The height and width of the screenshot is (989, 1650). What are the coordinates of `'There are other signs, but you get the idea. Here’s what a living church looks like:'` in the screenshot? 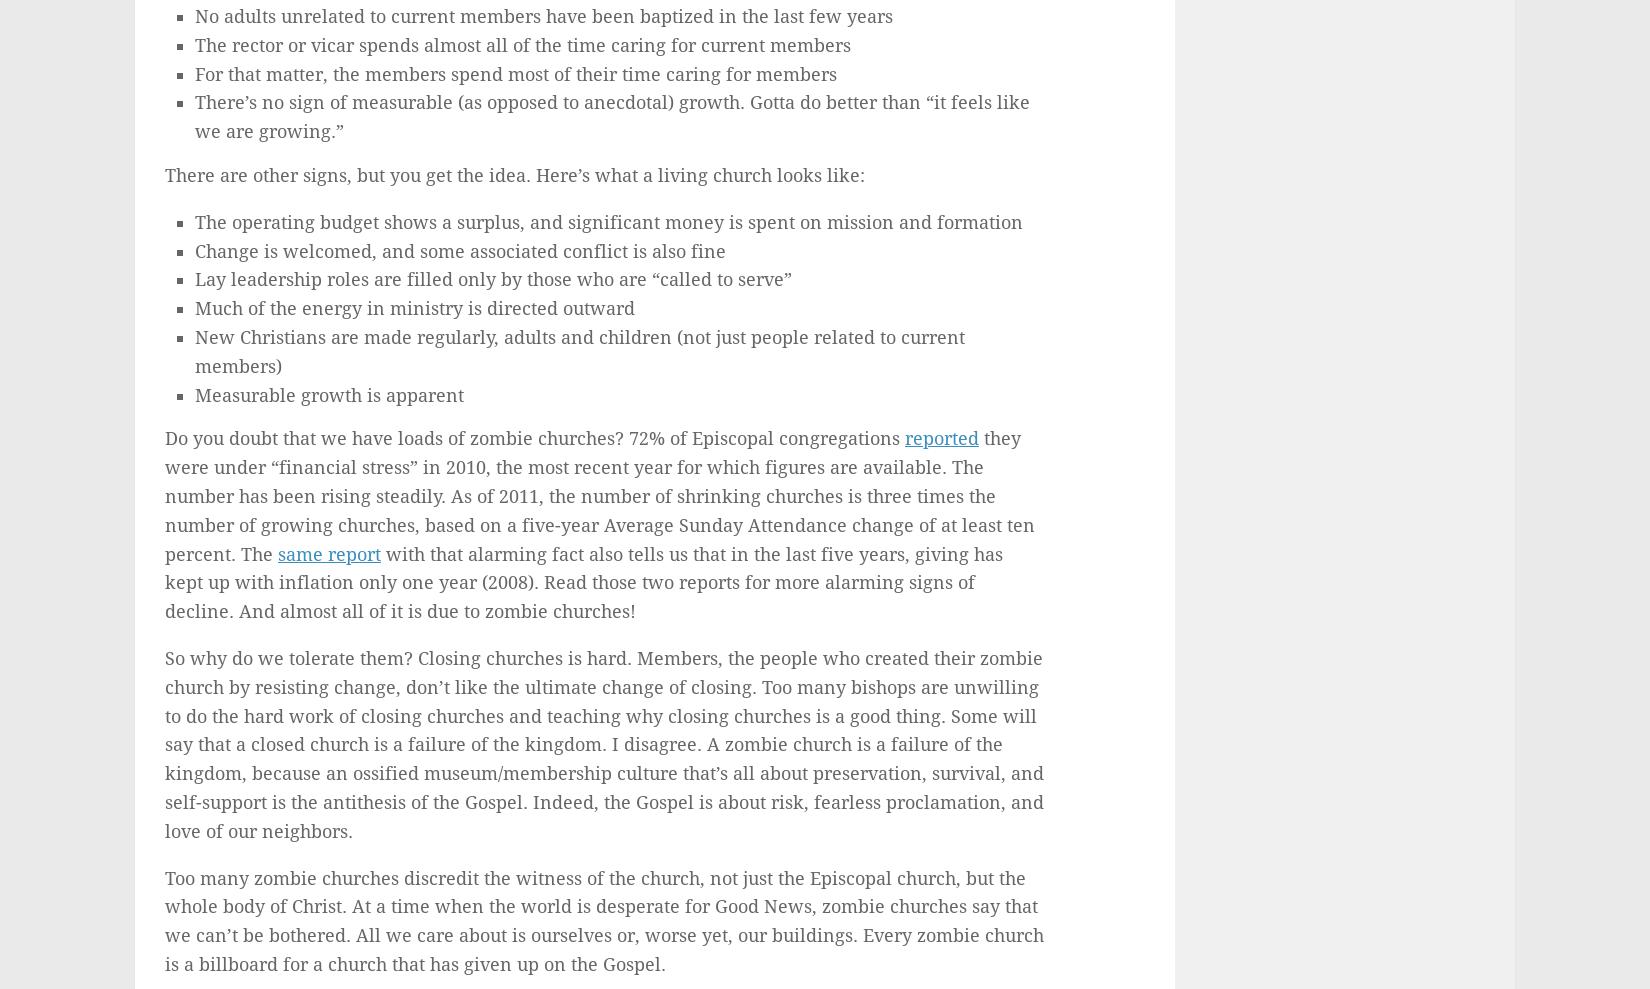 It's located at (513, 175).